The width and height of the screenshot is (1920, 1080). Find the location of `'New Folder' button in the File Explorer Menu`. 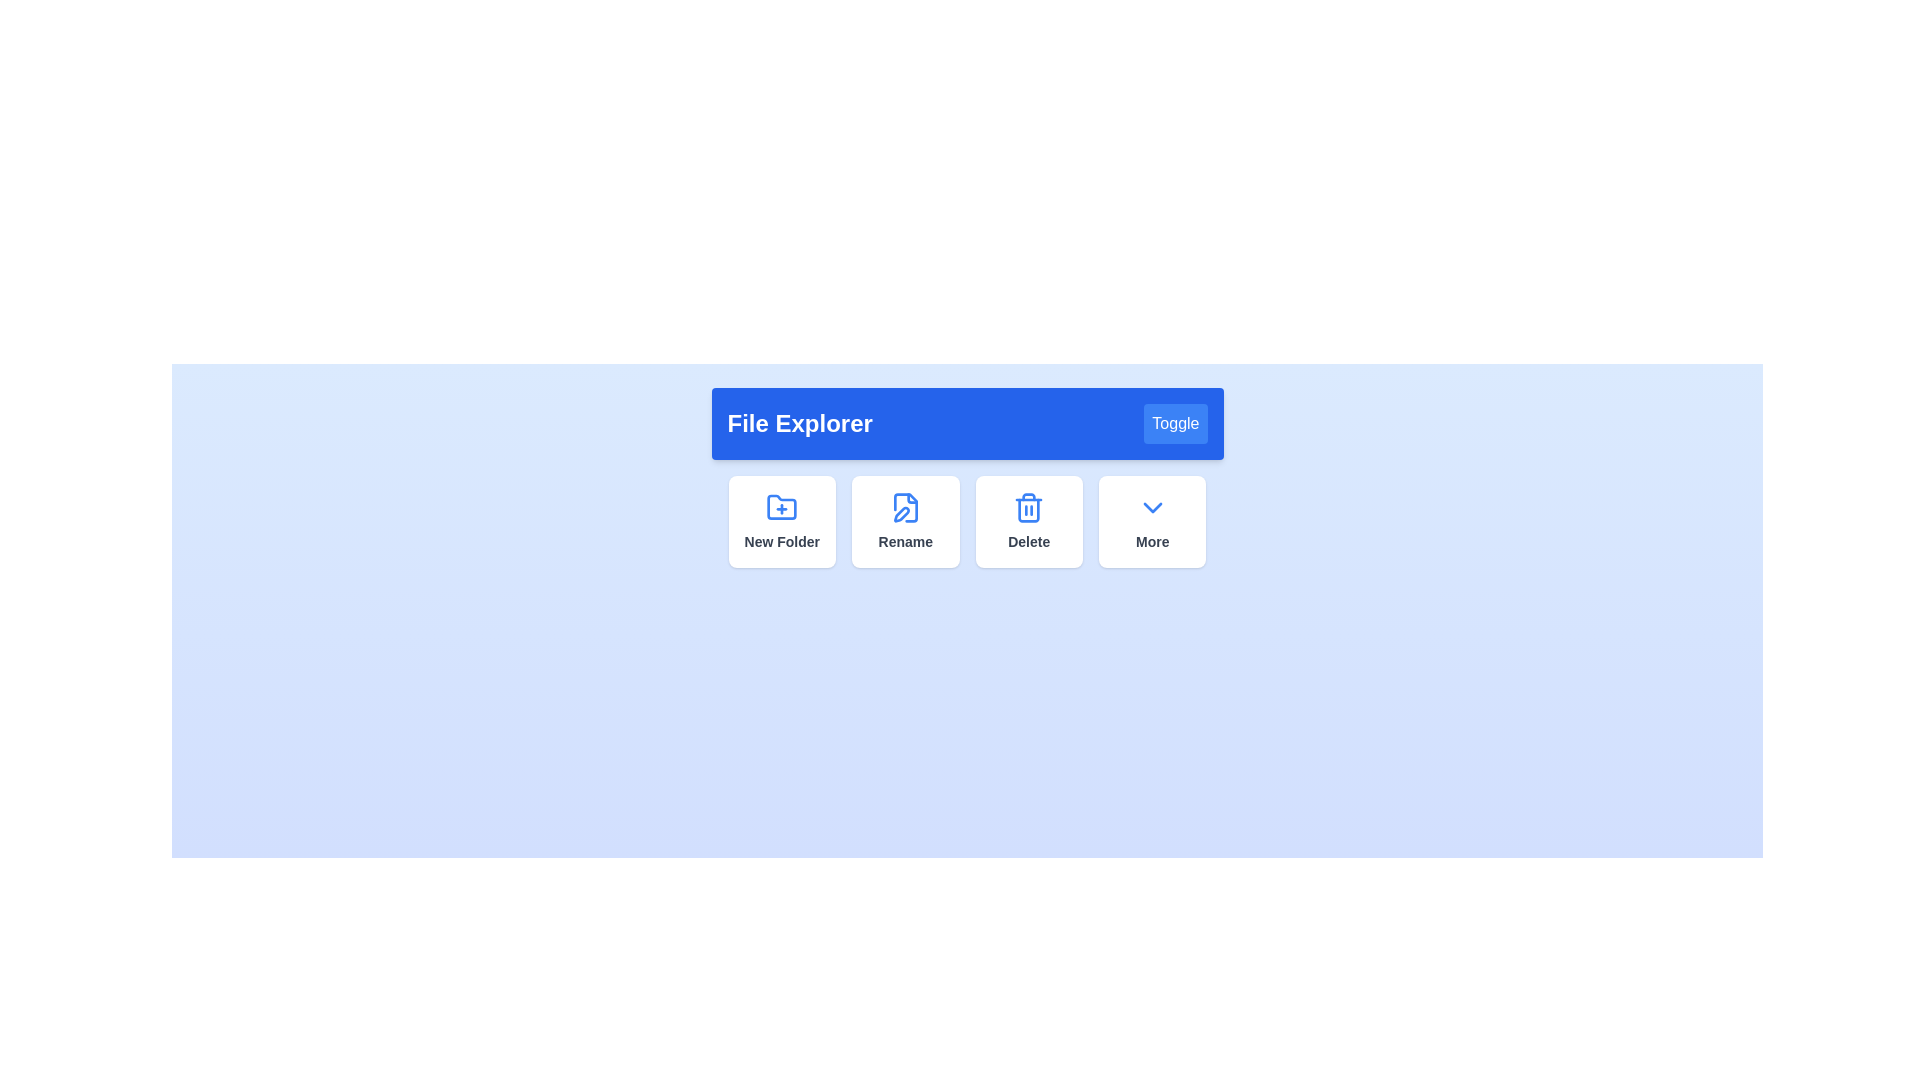

'New Folder' button in the File Explorer Menu is located at coordinates (781, 520).